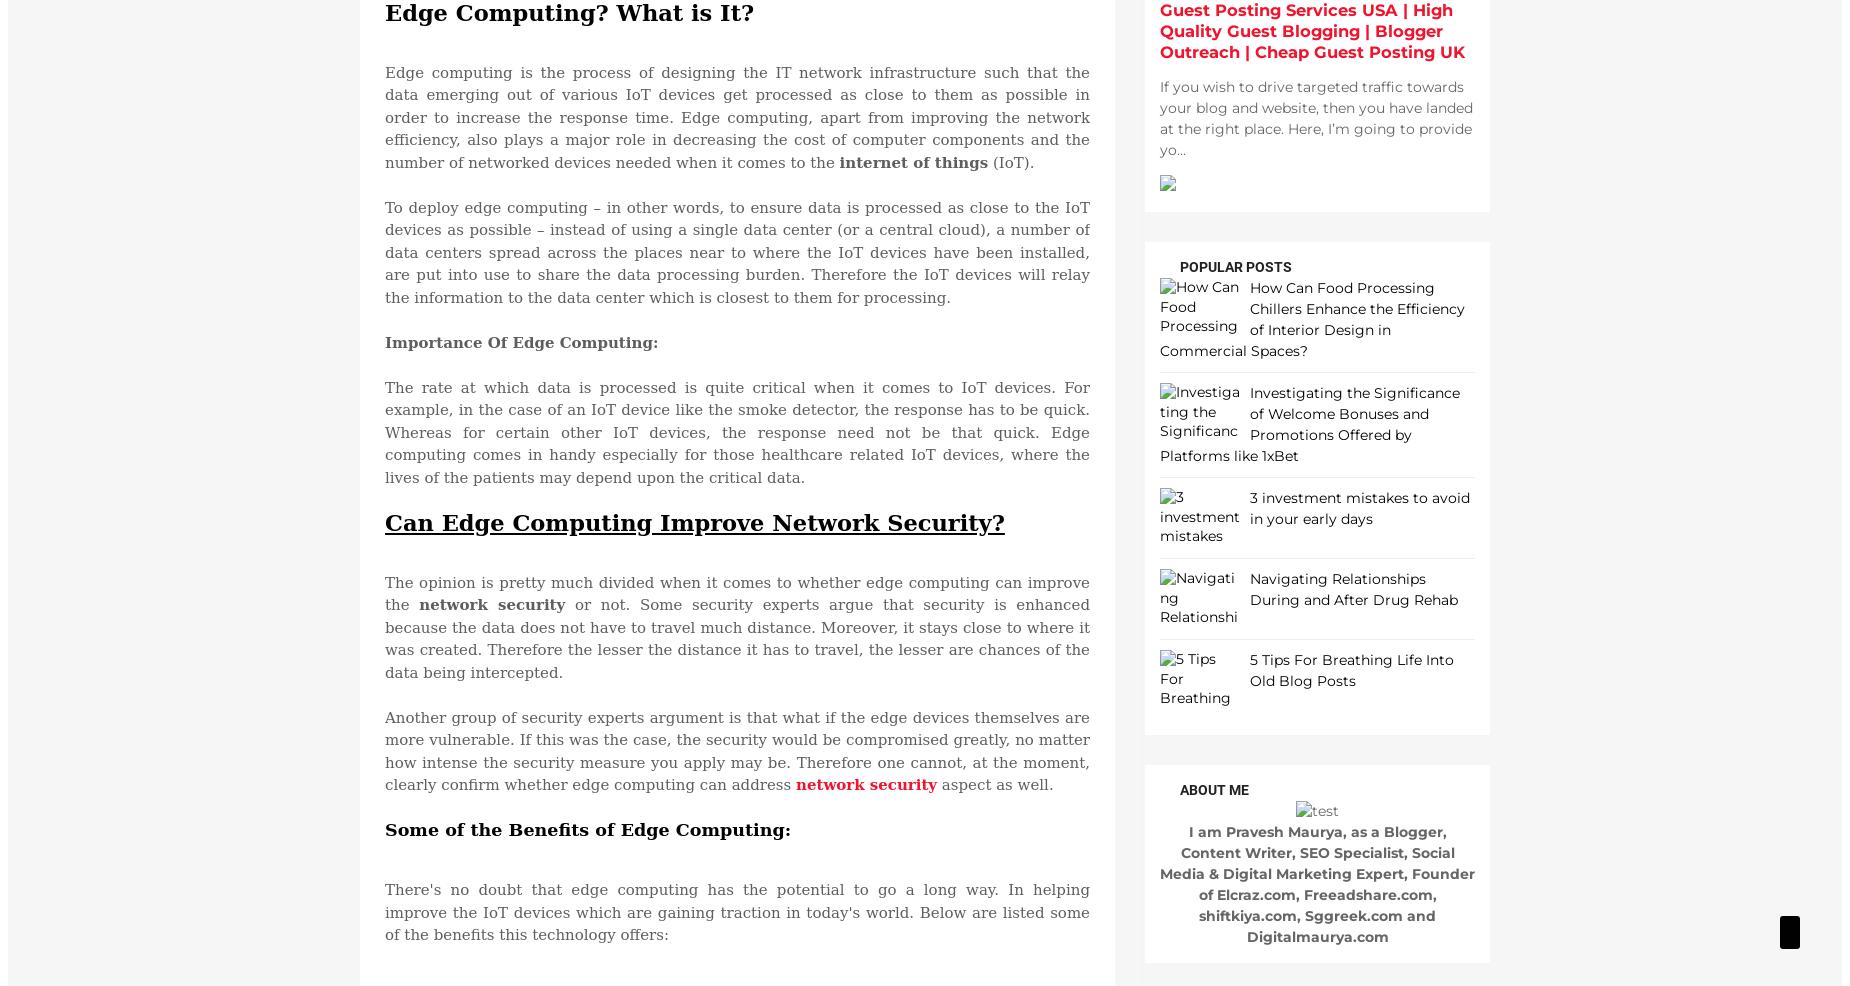 The height and width of the screenshot is (986, 1850). I want to click on 'Navigating Relationships During and After Drug Rehab', so click(1353, 589).